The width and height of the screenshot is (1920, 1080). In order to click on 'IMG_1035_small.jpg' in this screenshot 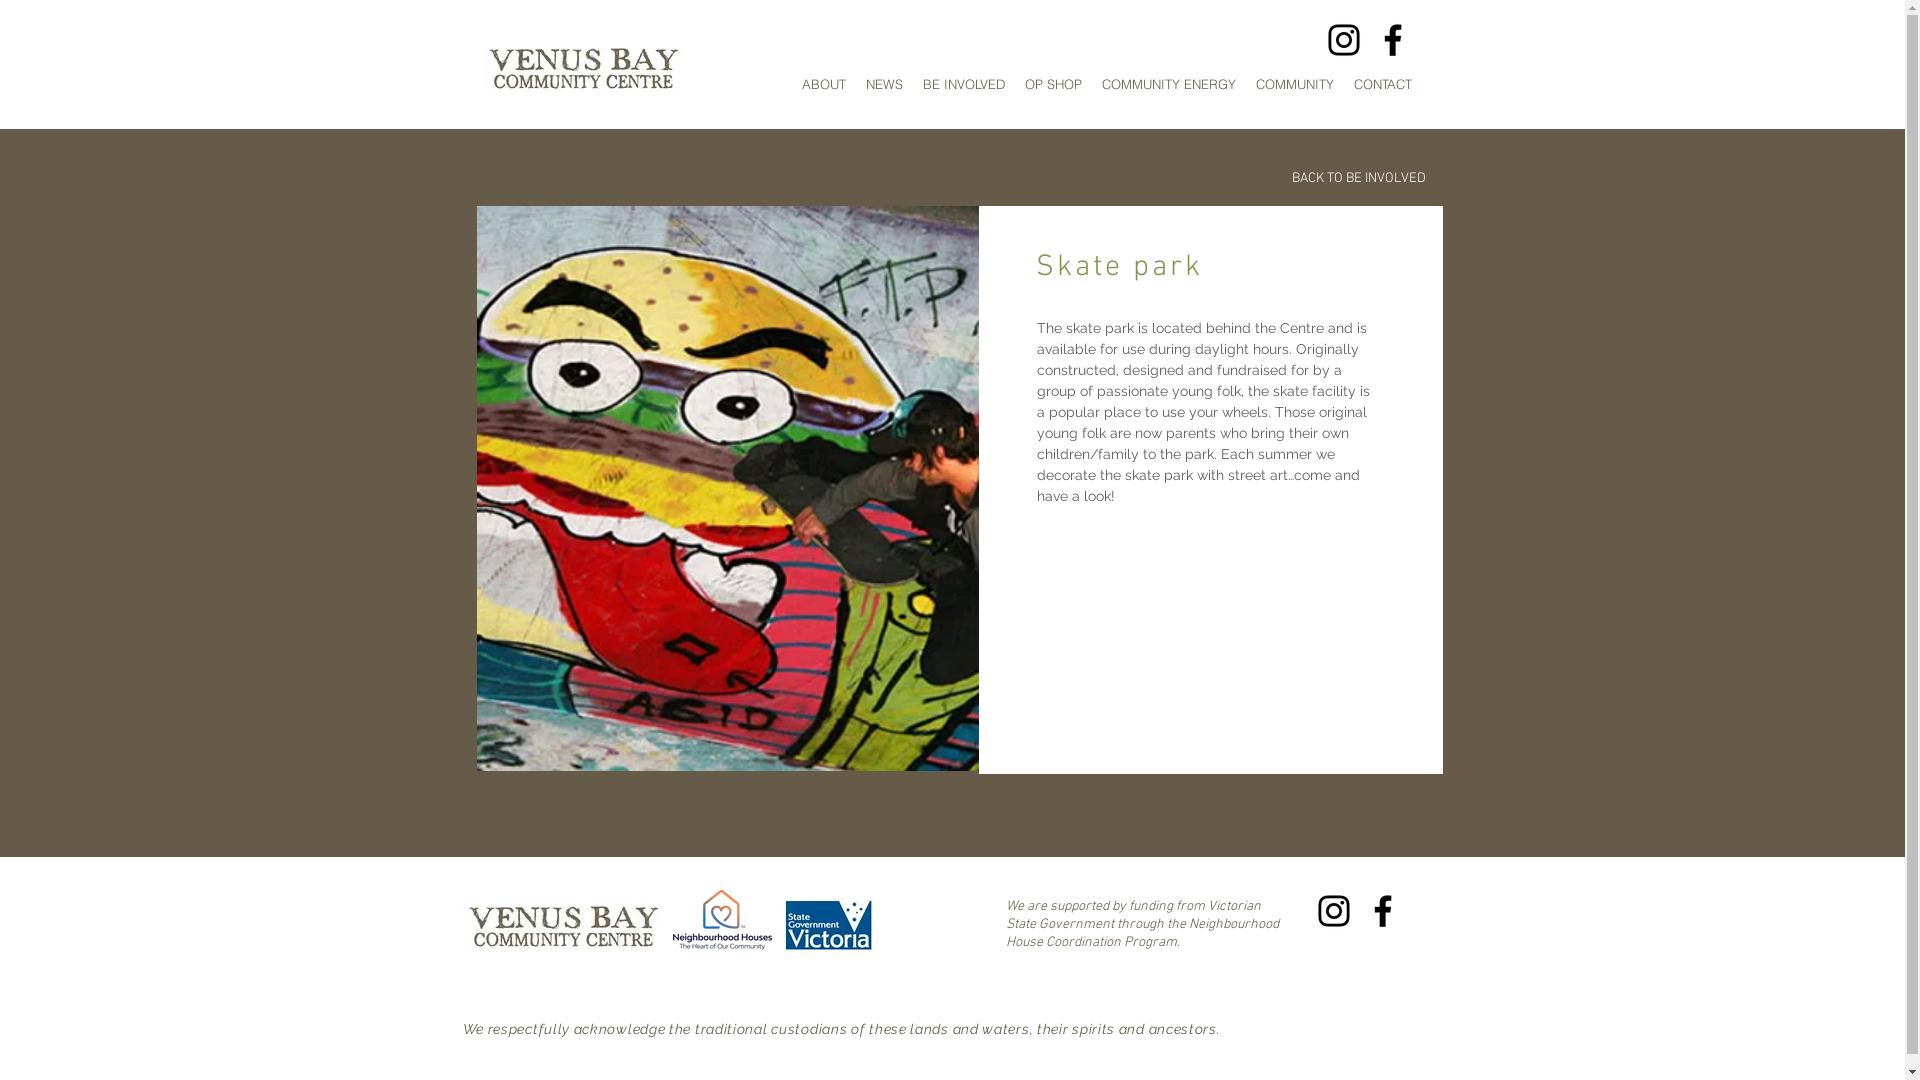, I will do `click(725, 488)`.